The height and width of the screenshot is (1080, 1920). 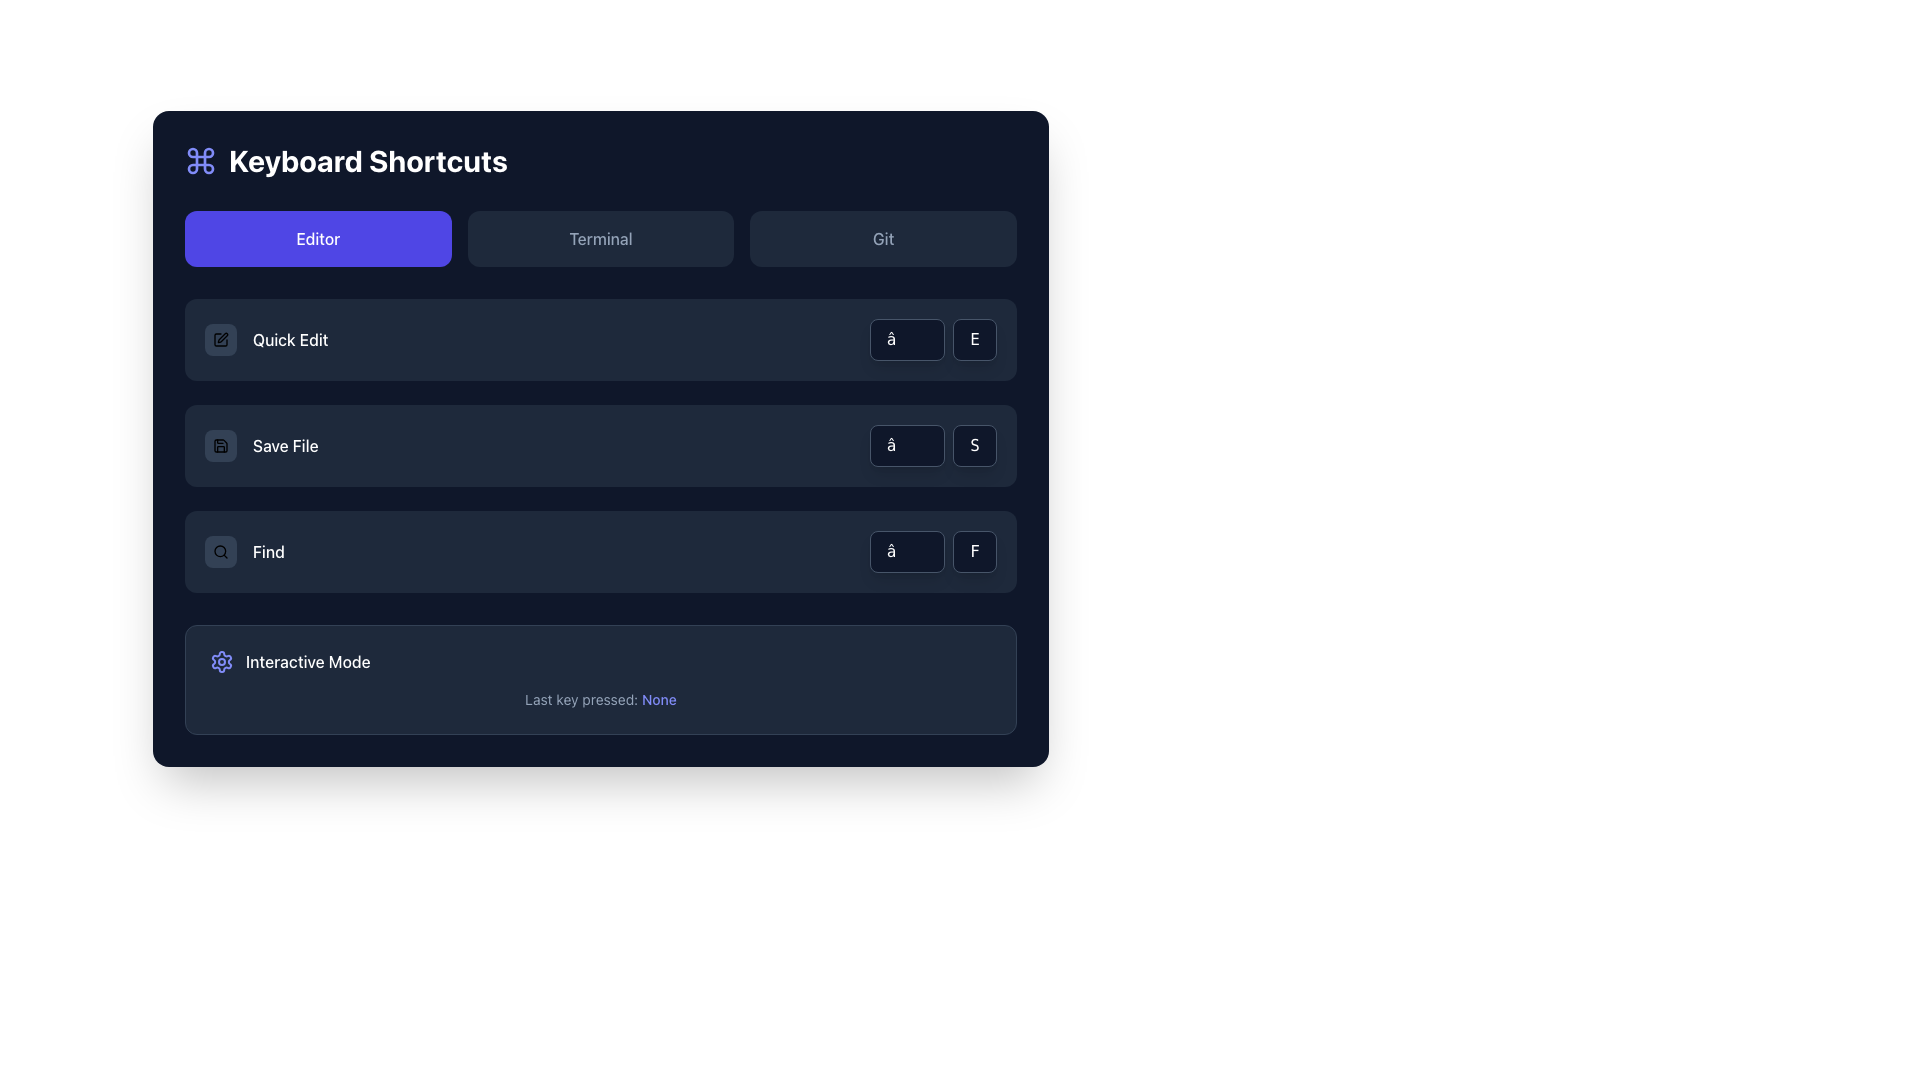 What do you see at coordinates (220, 445) in the screenshot?
I see `the save icon, which is a compact floppy disk symbol with rounded edges, located in the second row of the 'Keyboard Shortcuts' modal under the 'Editor' tab` at bounding box center [220, 445].